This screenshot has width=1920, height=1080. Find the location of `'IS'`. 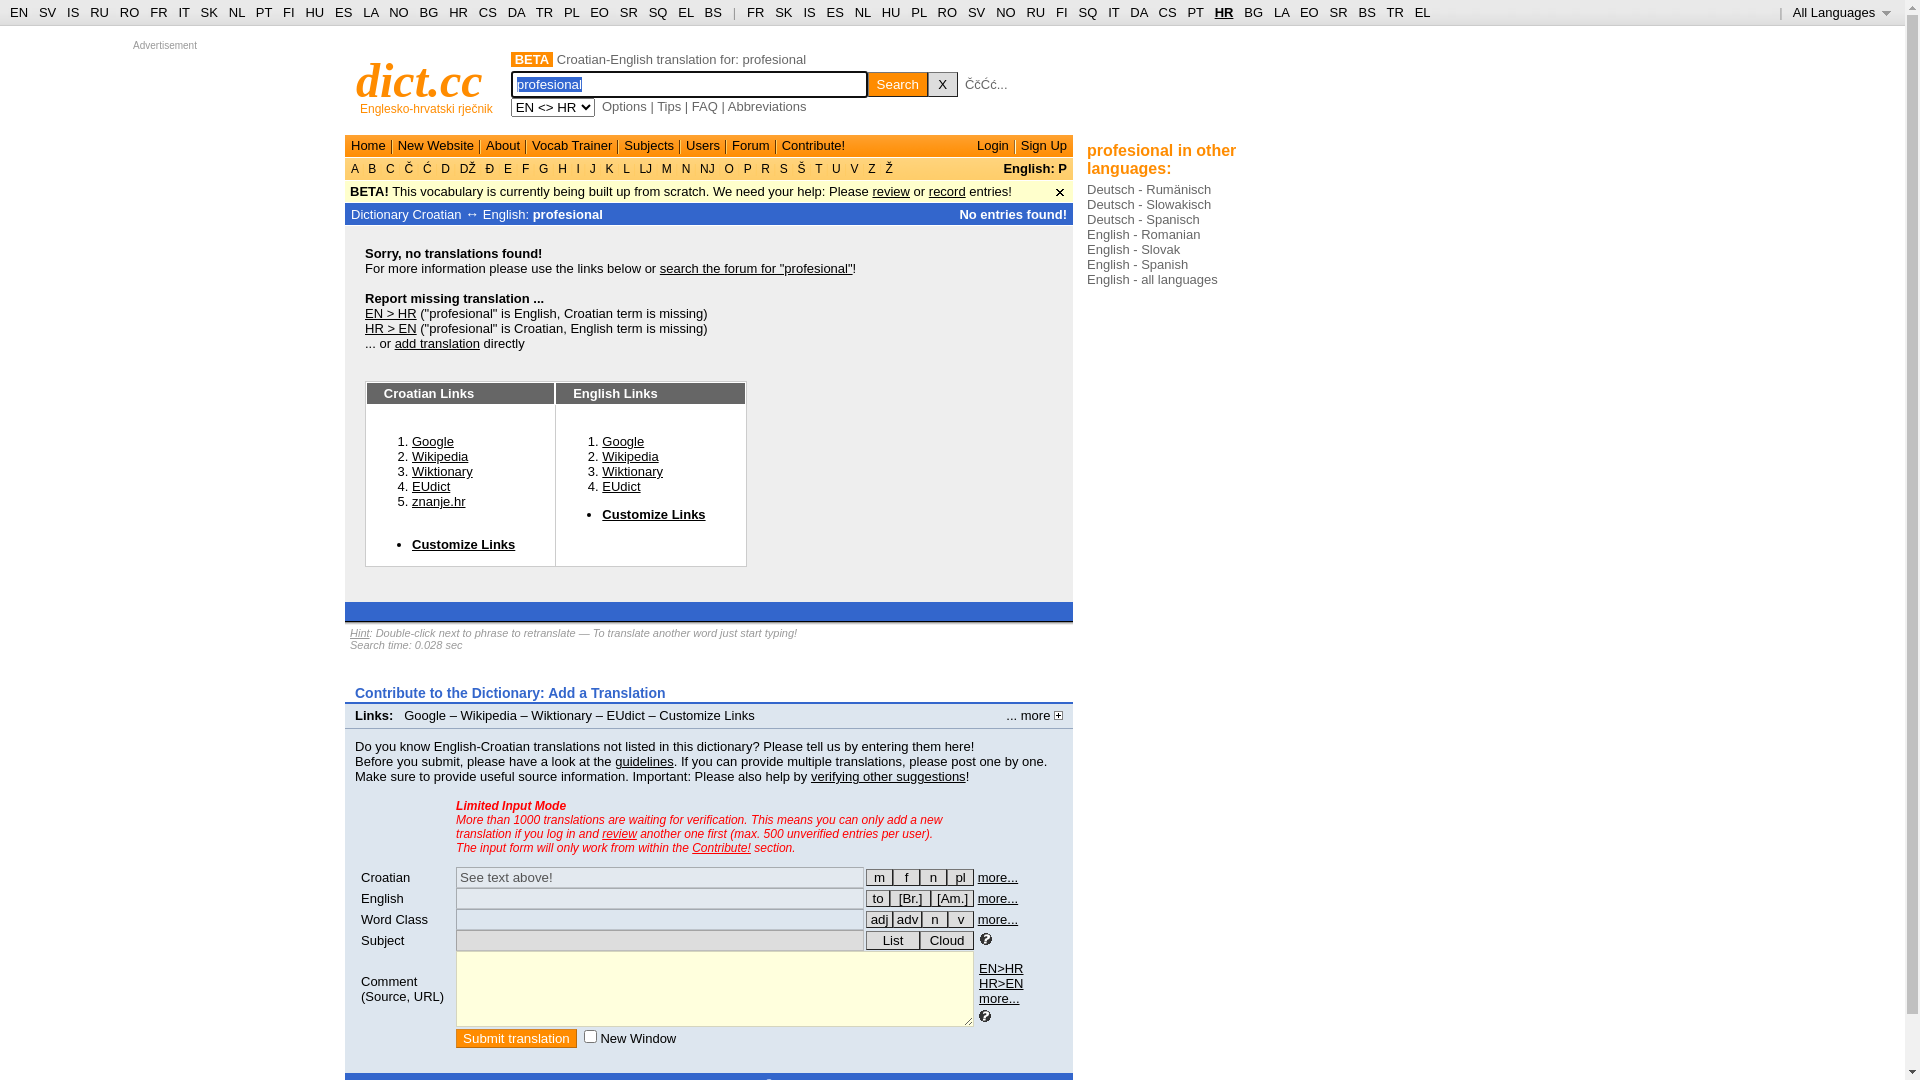

'IS' is located at coordinates (72, 12).